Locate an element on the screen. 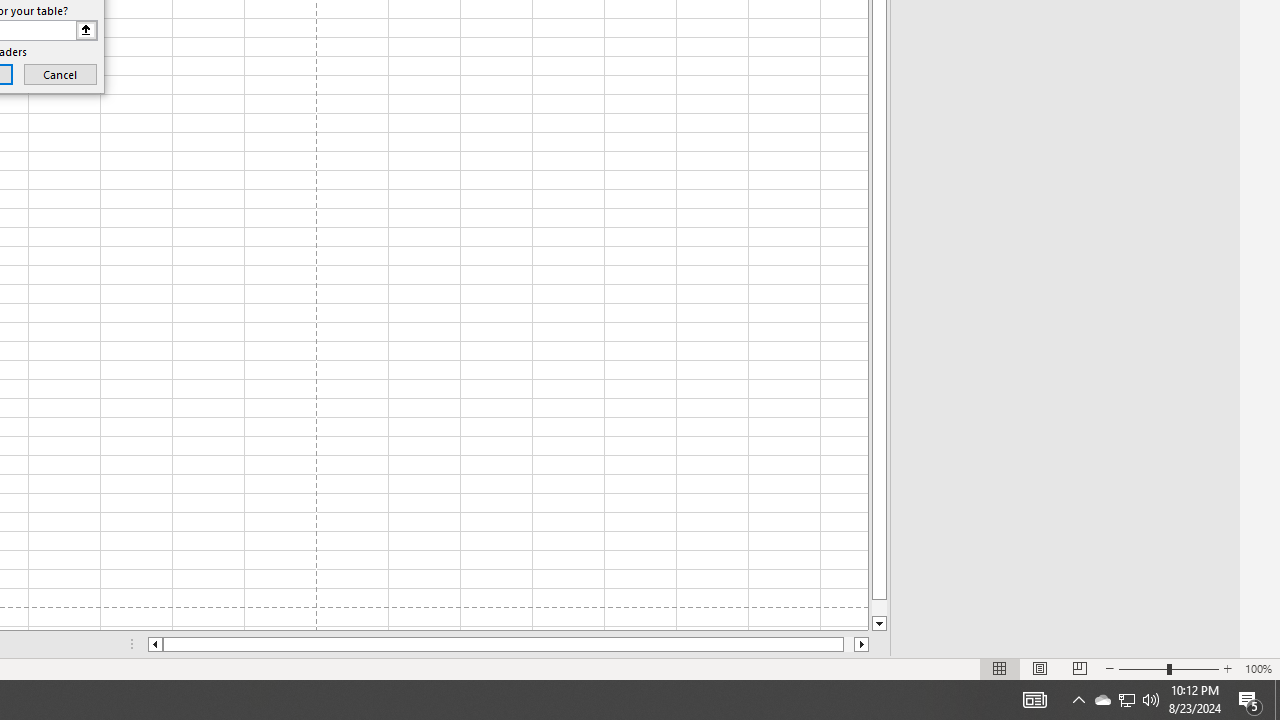 This screenshot has height=720, width=1280. 'Class: NetUIScrollBar' is located at coordinates (508, 644).